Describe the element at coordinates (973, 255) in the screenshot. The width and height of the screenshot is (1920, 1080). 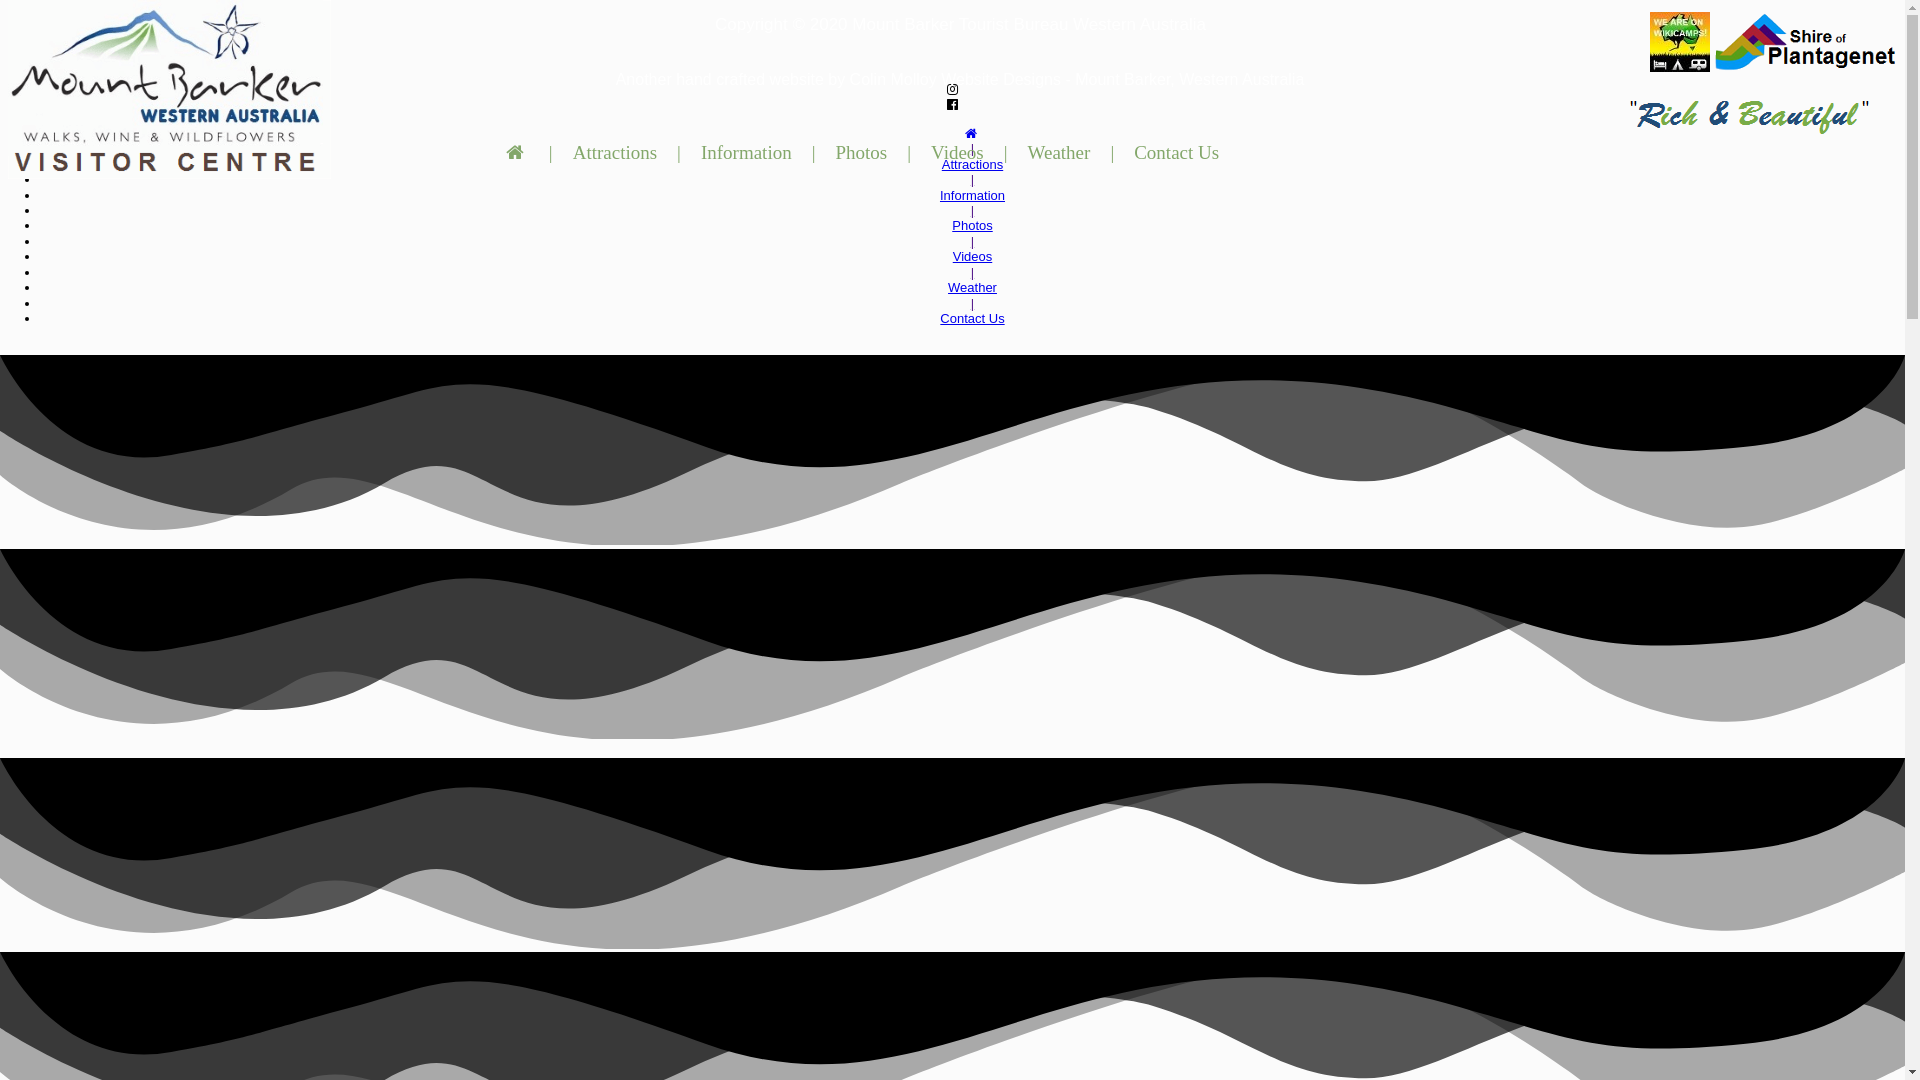
I see `'Videos'` at that location.